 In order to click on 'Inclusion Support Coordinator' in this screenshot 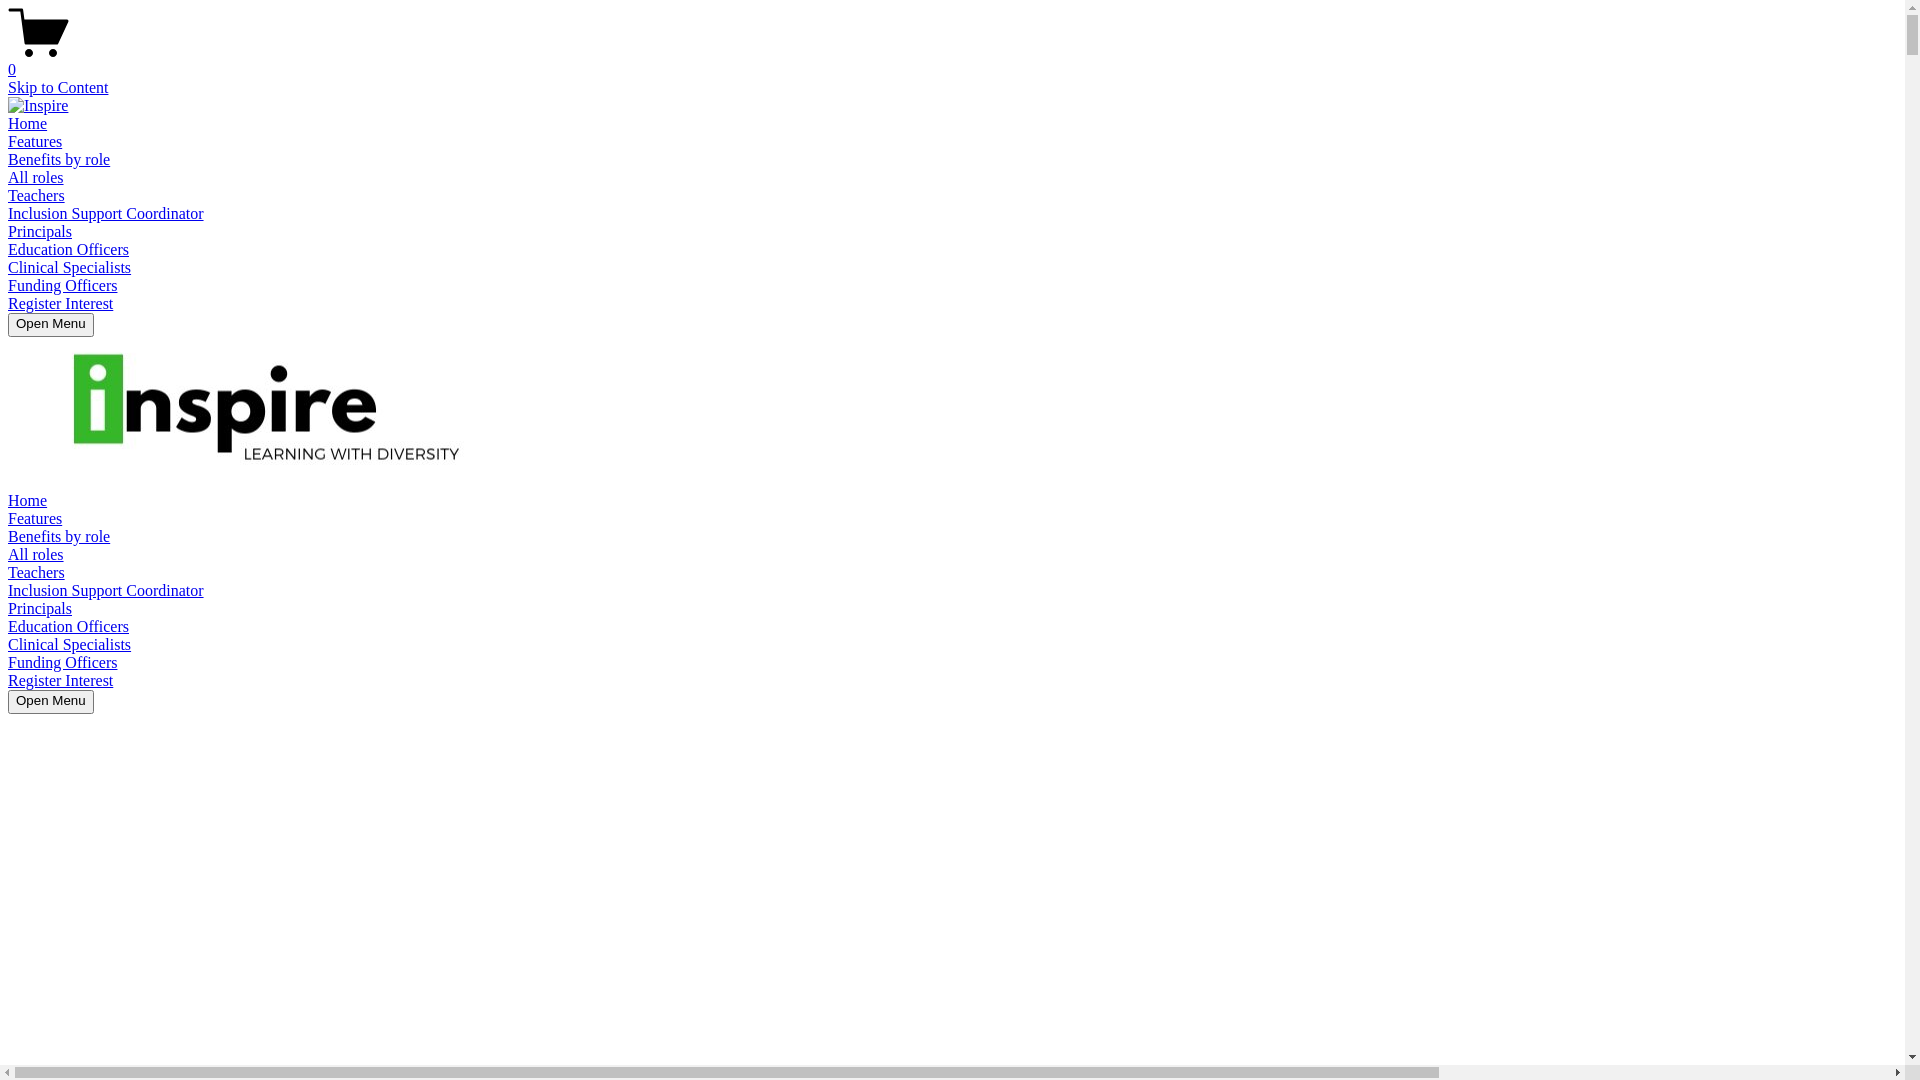, I will do `click(104, 589)`.